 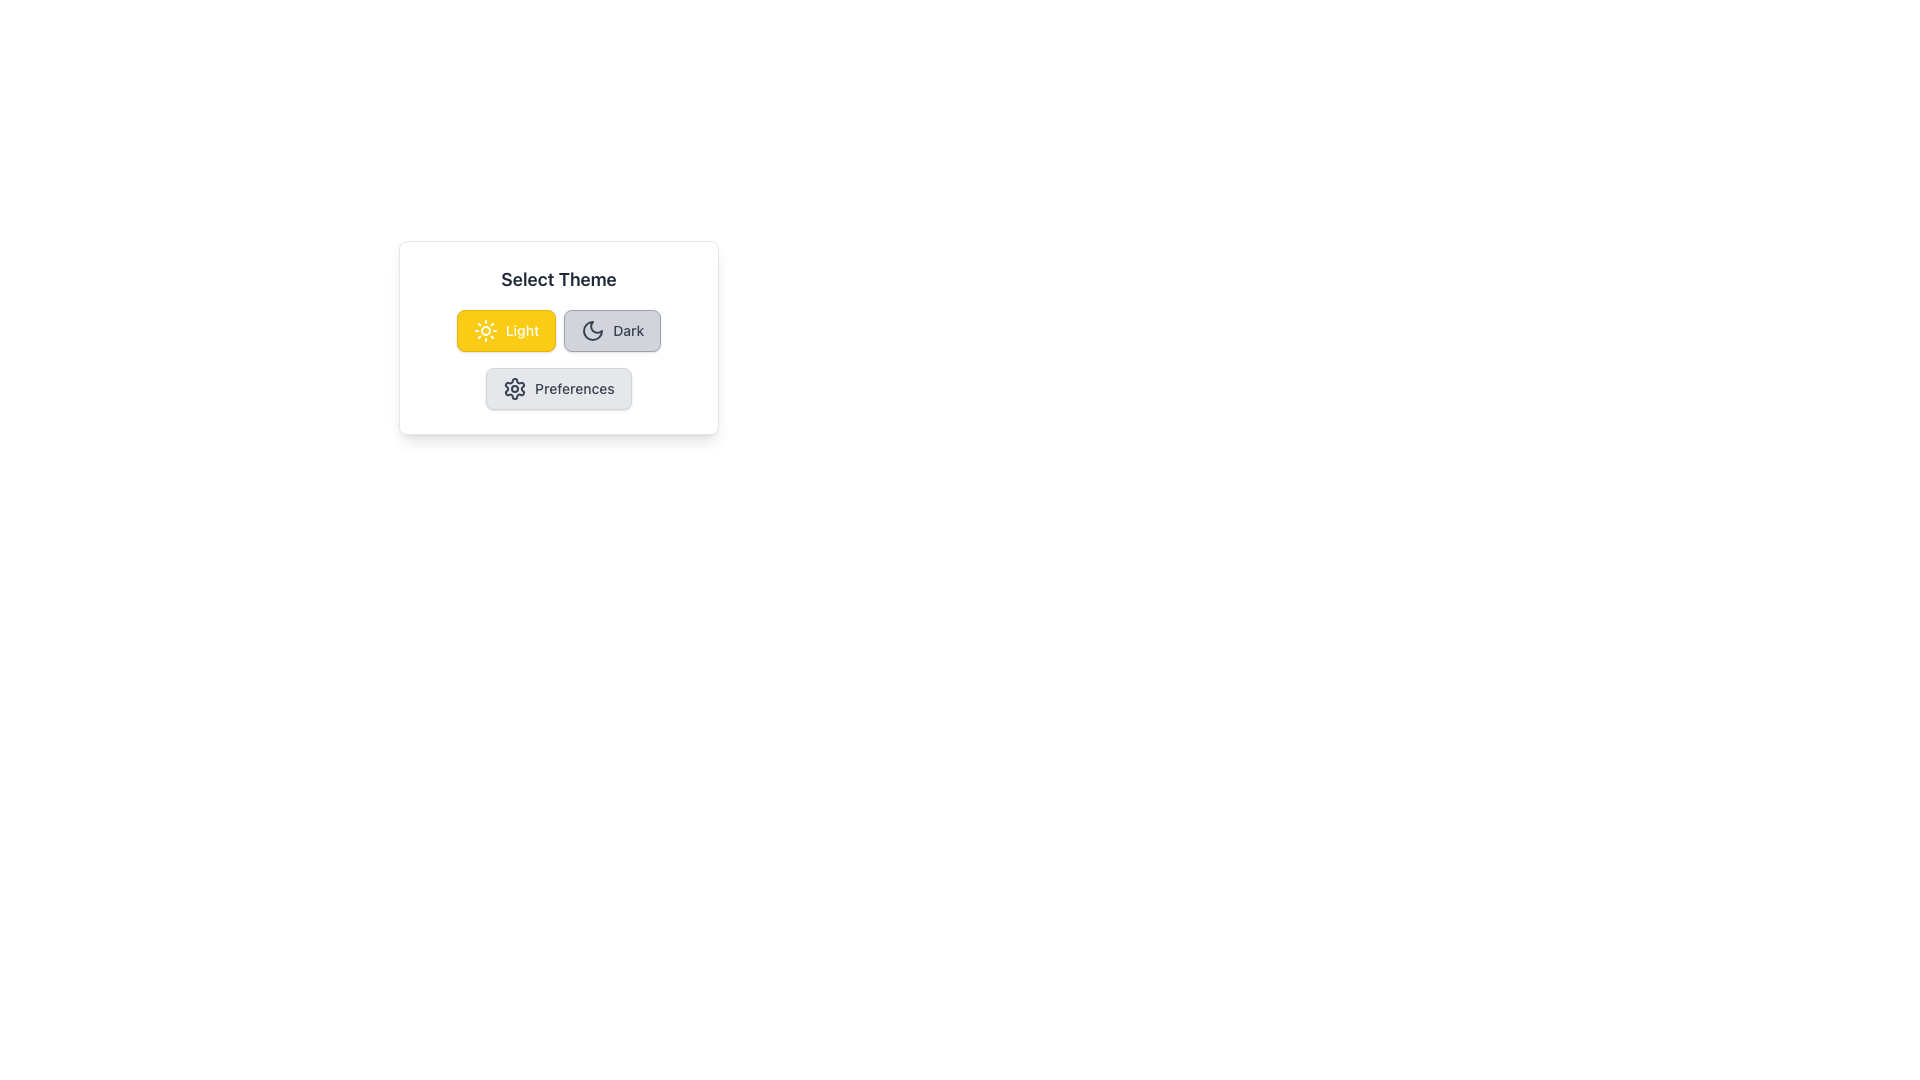 What do you see at coordinates (558, 330) in the screenshot?
I see `the 'Light' button in the Horizontal Button Group` at bounding box center [558, 330].